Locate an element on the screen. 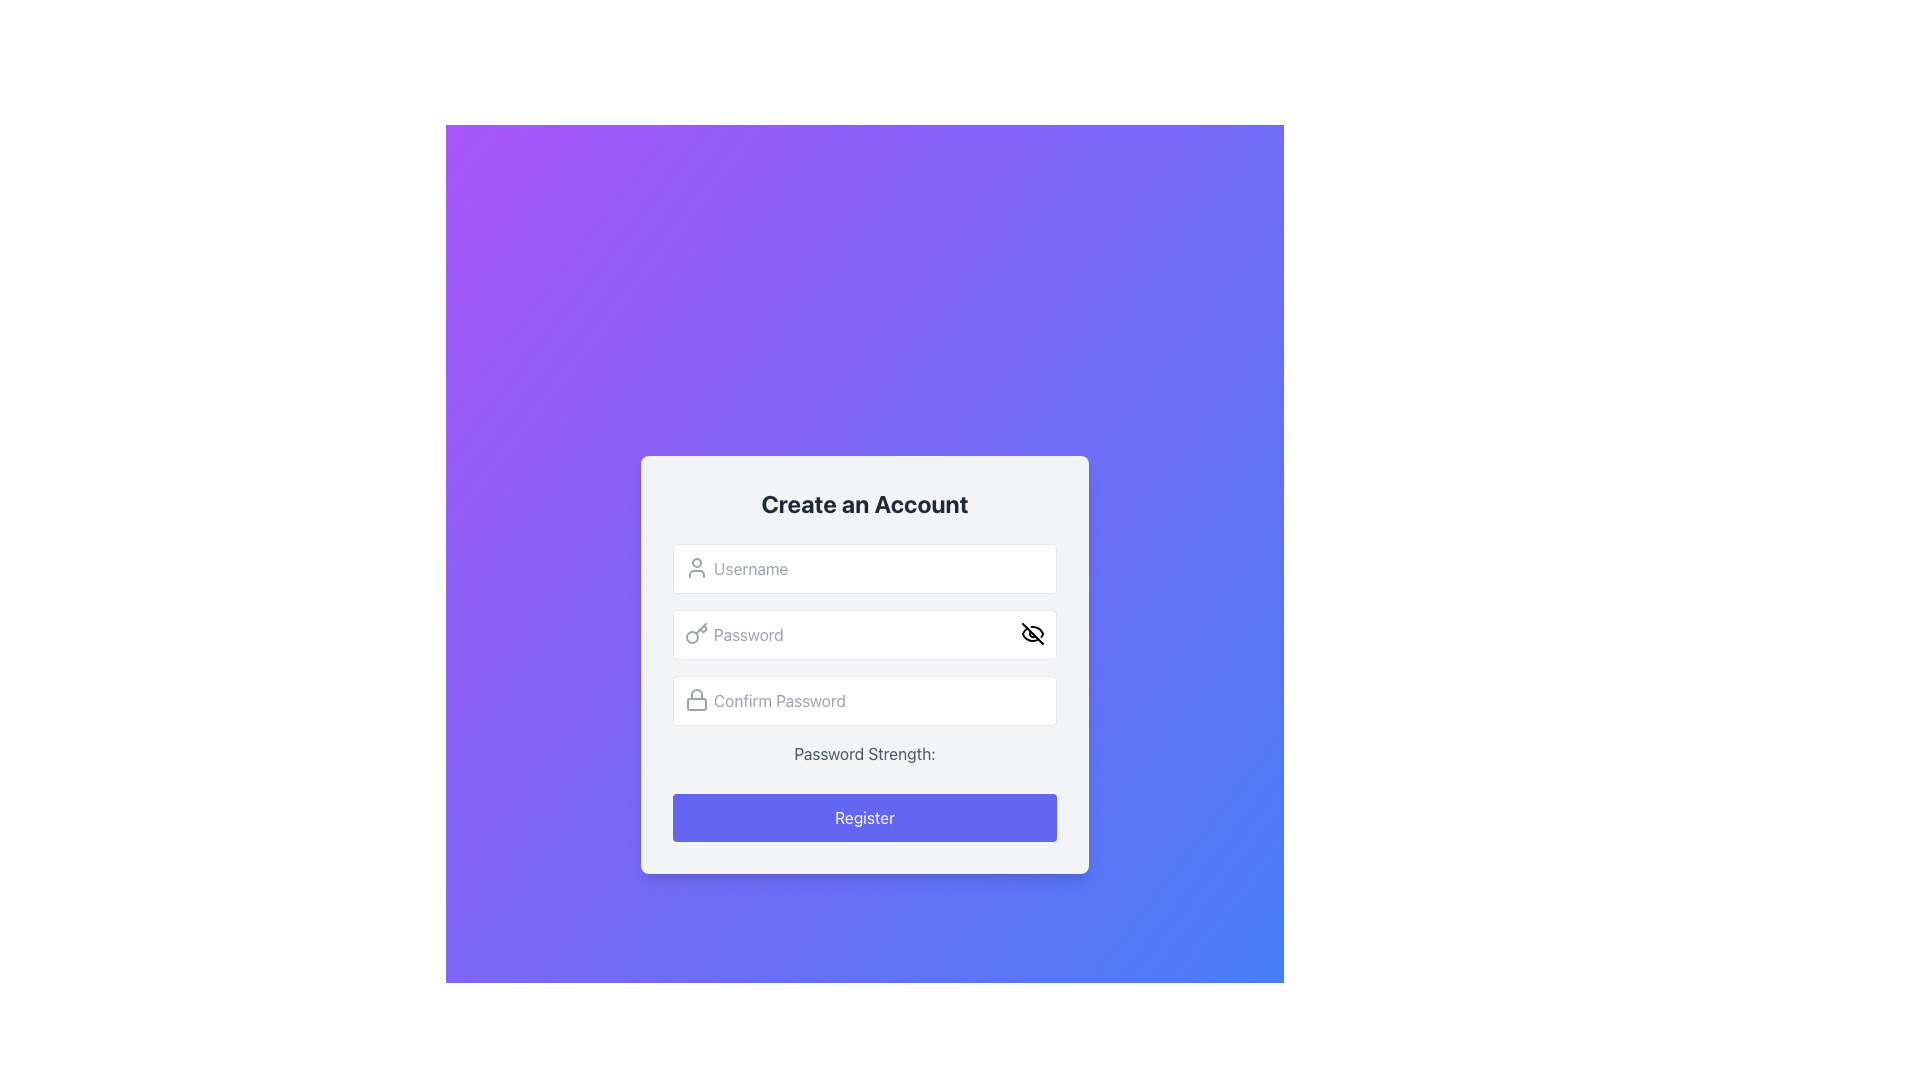 The image size is (1920, 1080). the diagonal line within the 'eye-off' icon, which indicates the 'off' state for hiding password characters in the password input field is located at coordinates (1032, 633).